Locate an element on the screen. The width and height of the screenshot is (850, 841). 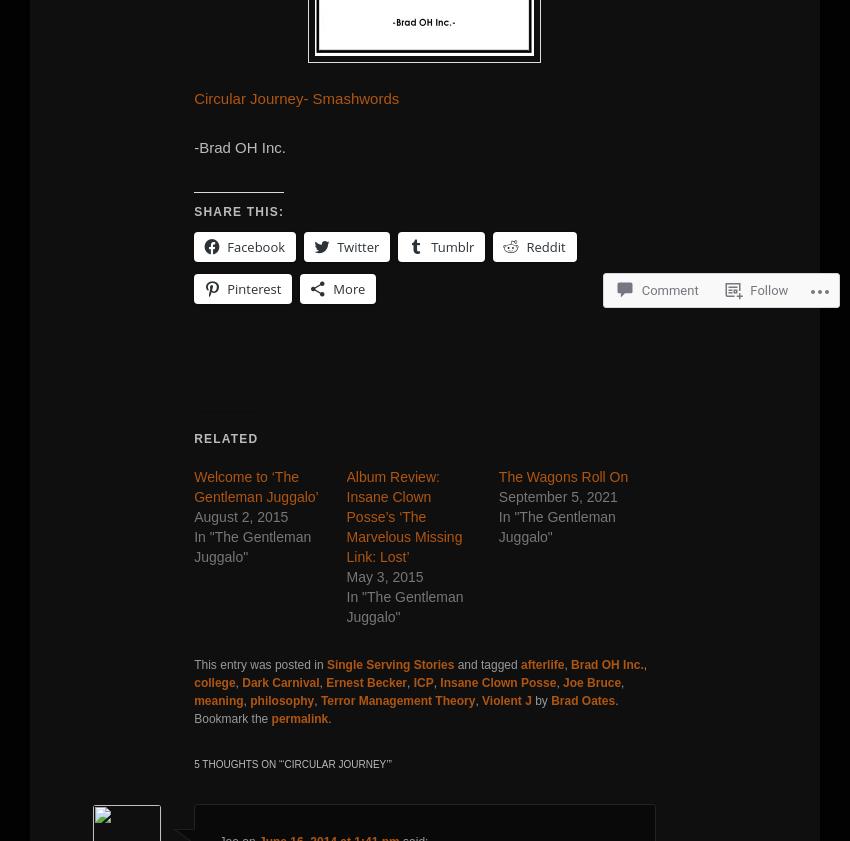
'Twitter' is located at coordinates (357, 244).